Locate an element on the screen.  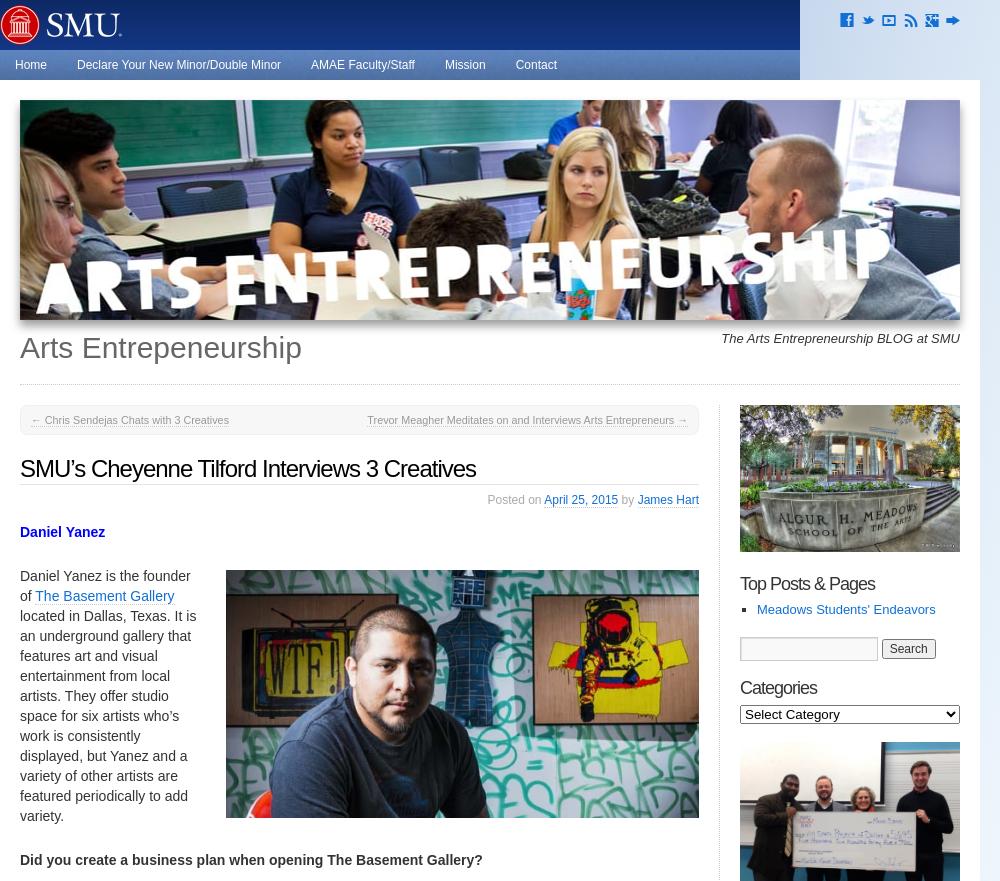
'Categories' is located at coordinates (778, 686).